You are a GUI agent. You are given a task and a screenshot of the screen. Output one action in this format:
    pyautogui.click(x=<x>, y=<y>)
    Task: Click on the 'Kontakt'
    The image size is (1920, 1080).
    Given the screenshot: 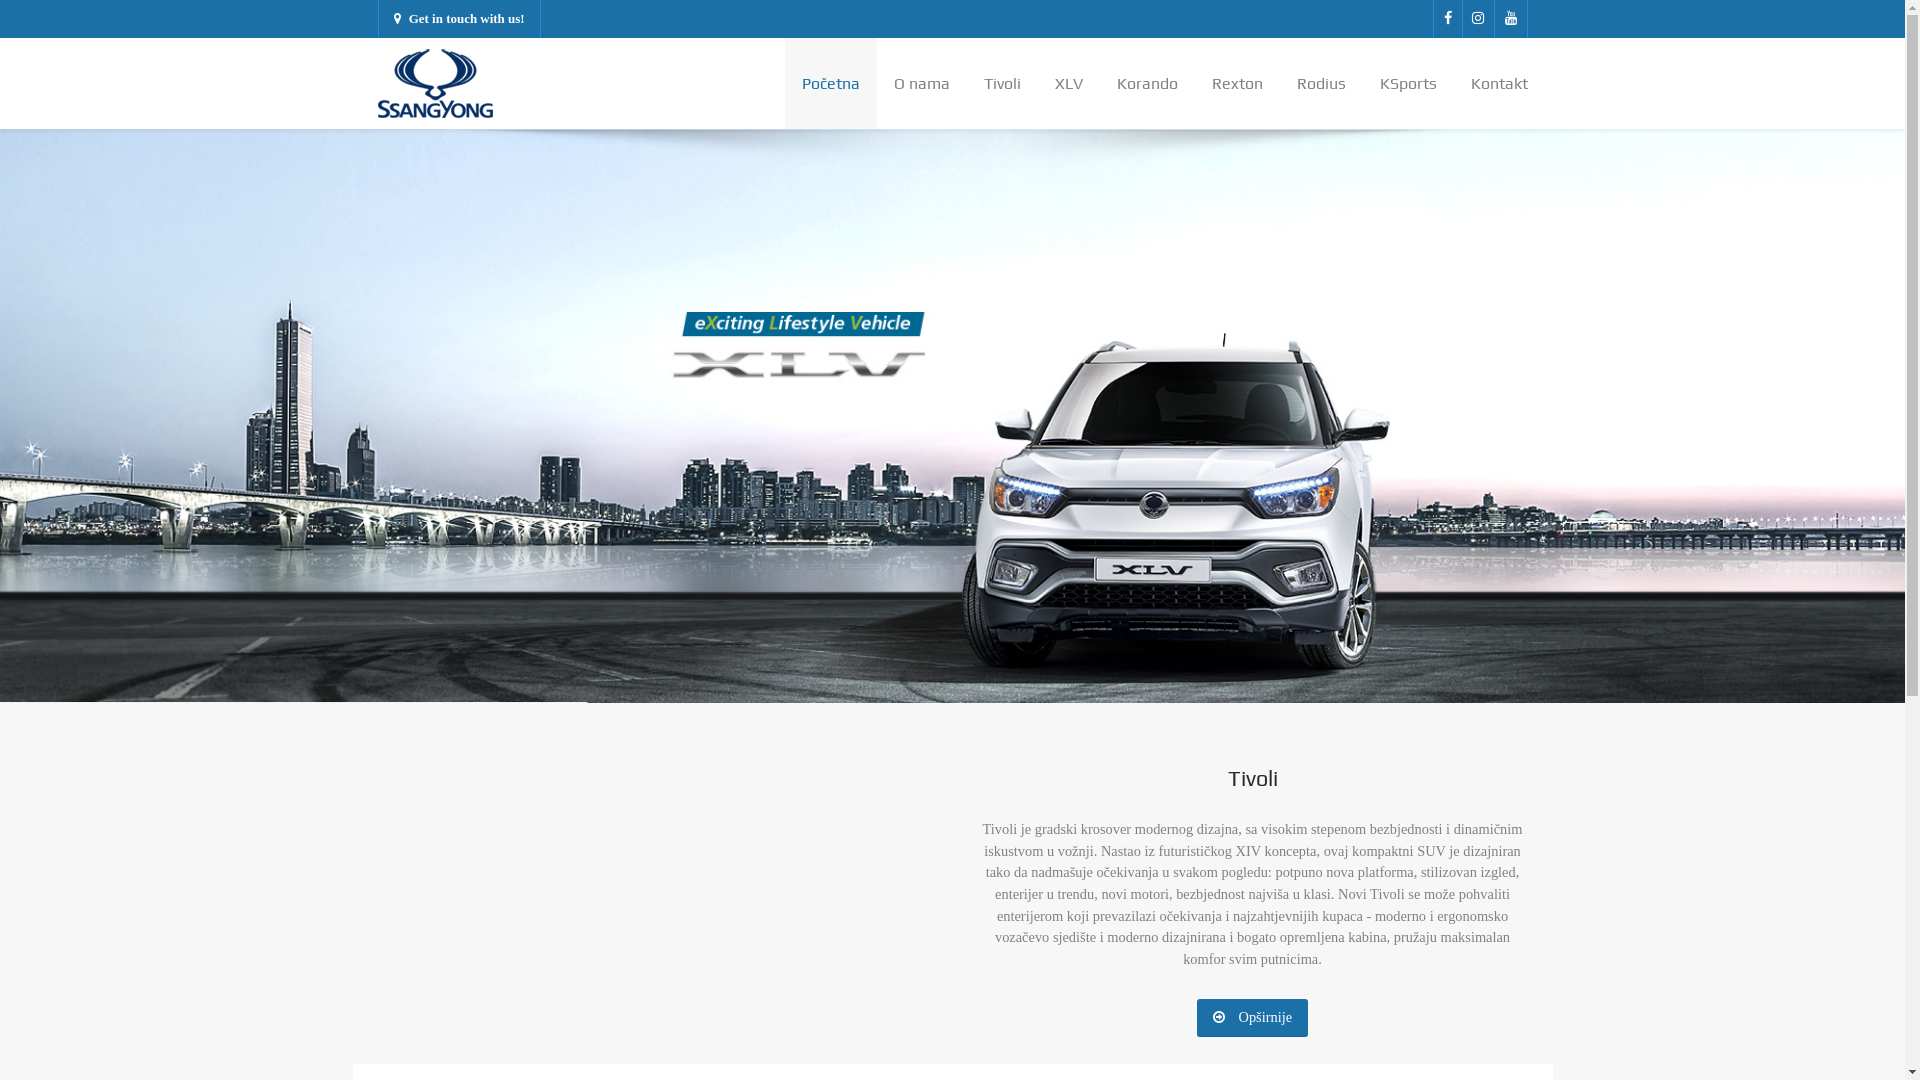 What is the action you would take?
    pyautogui.click(x=1491, y=82)
    